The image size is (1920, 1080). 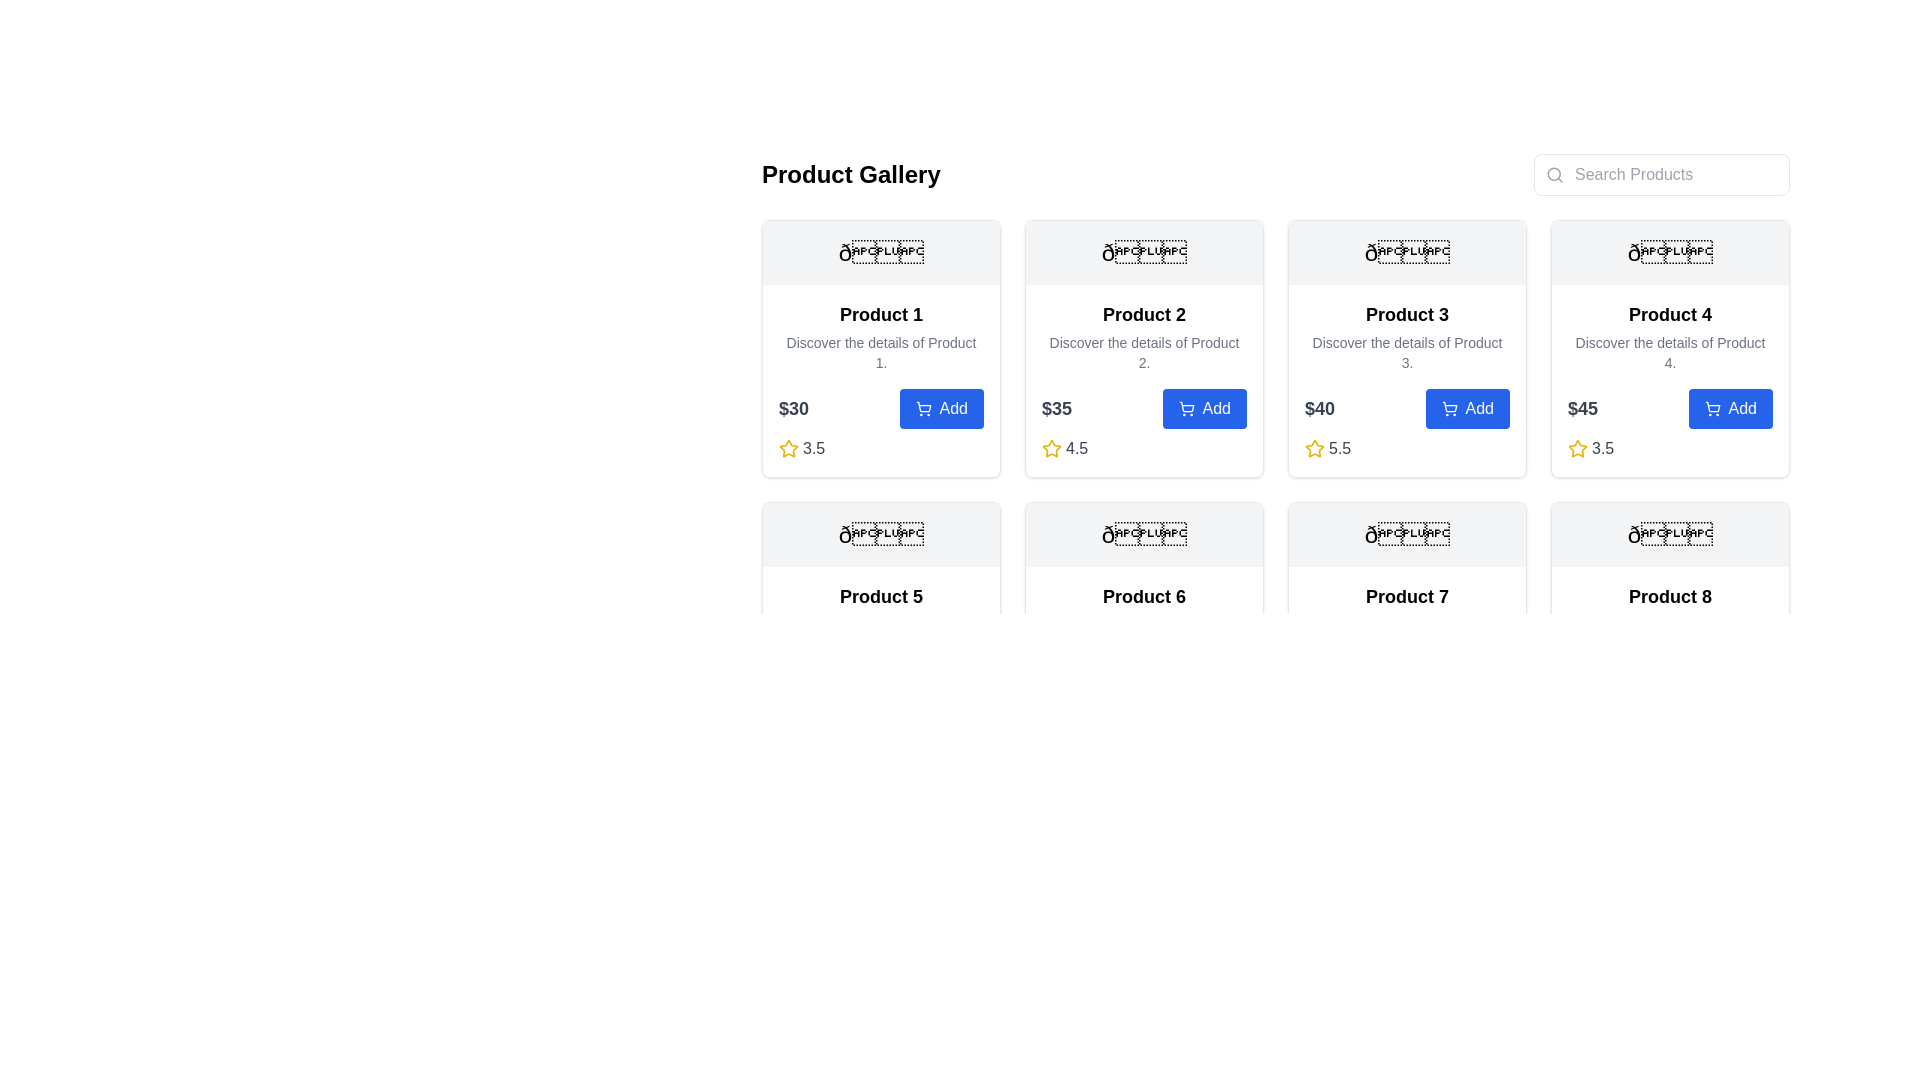 I want to click on the star icon that denotes a rating of 4.5, positioned under the price and 'Add' button of the second product in the gallery, so click(x=1050, y=447).